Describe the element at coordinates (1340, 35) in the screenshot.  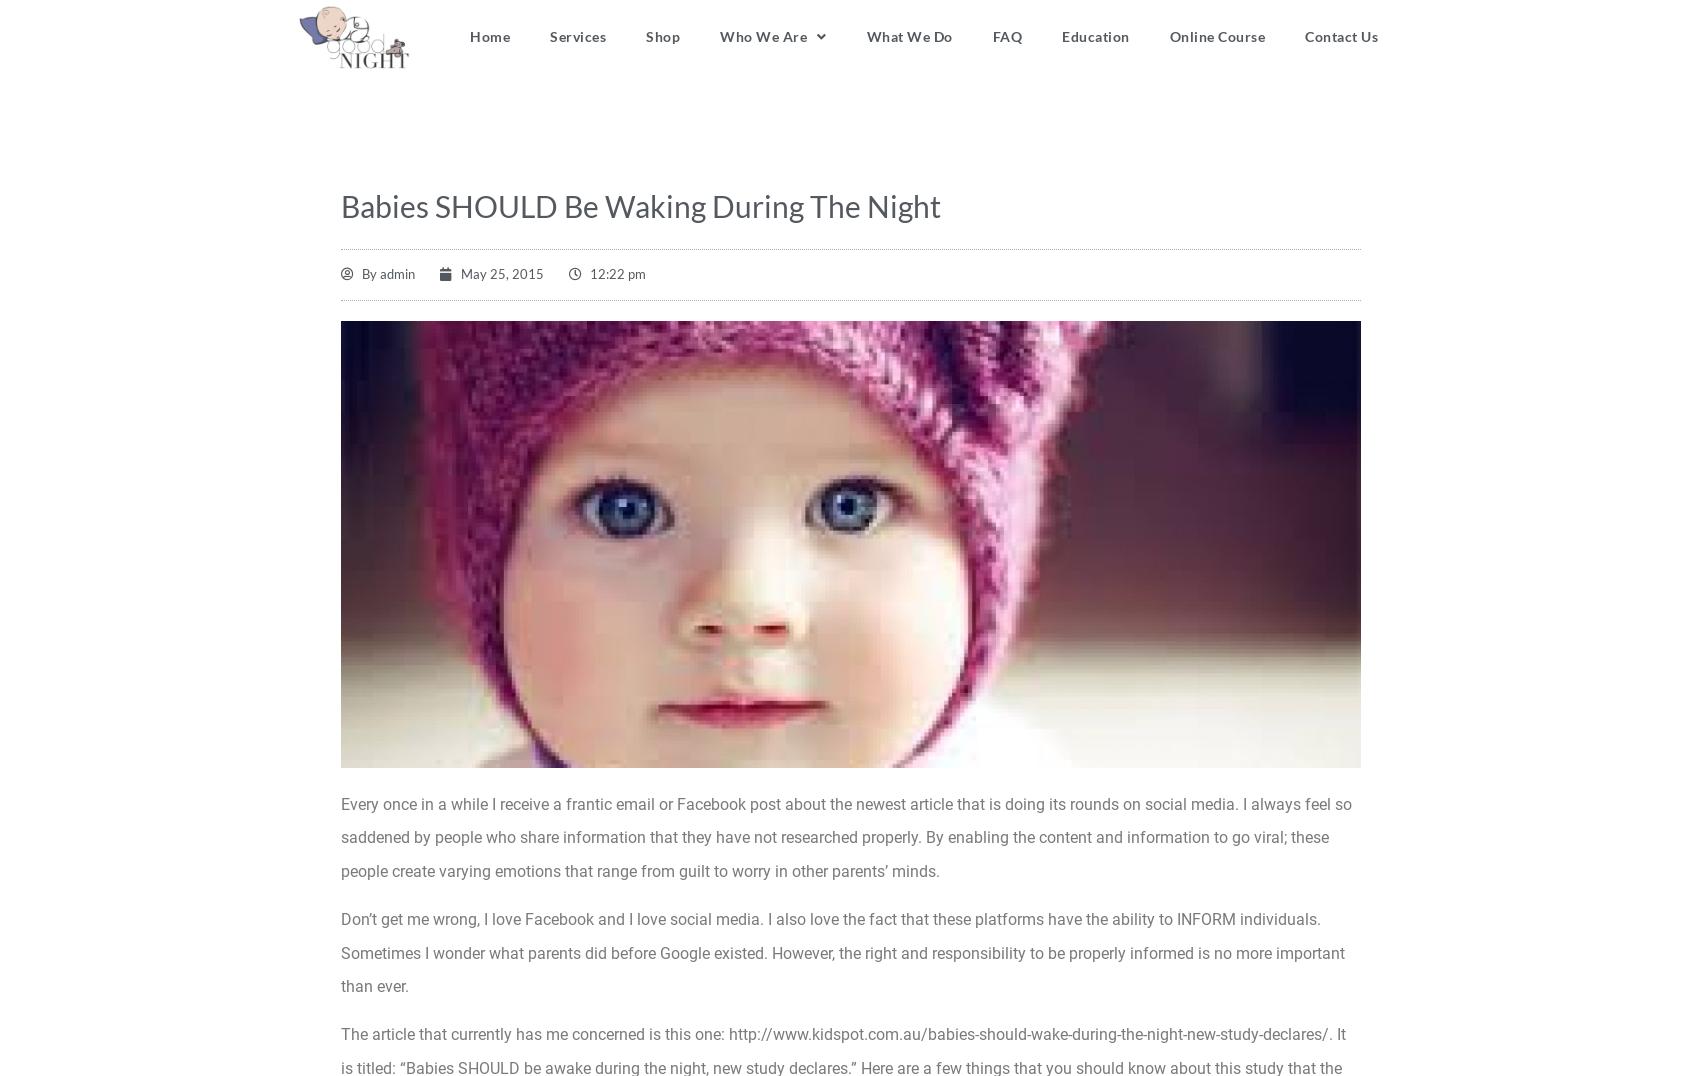
I see `'Contact Us'` at that location.